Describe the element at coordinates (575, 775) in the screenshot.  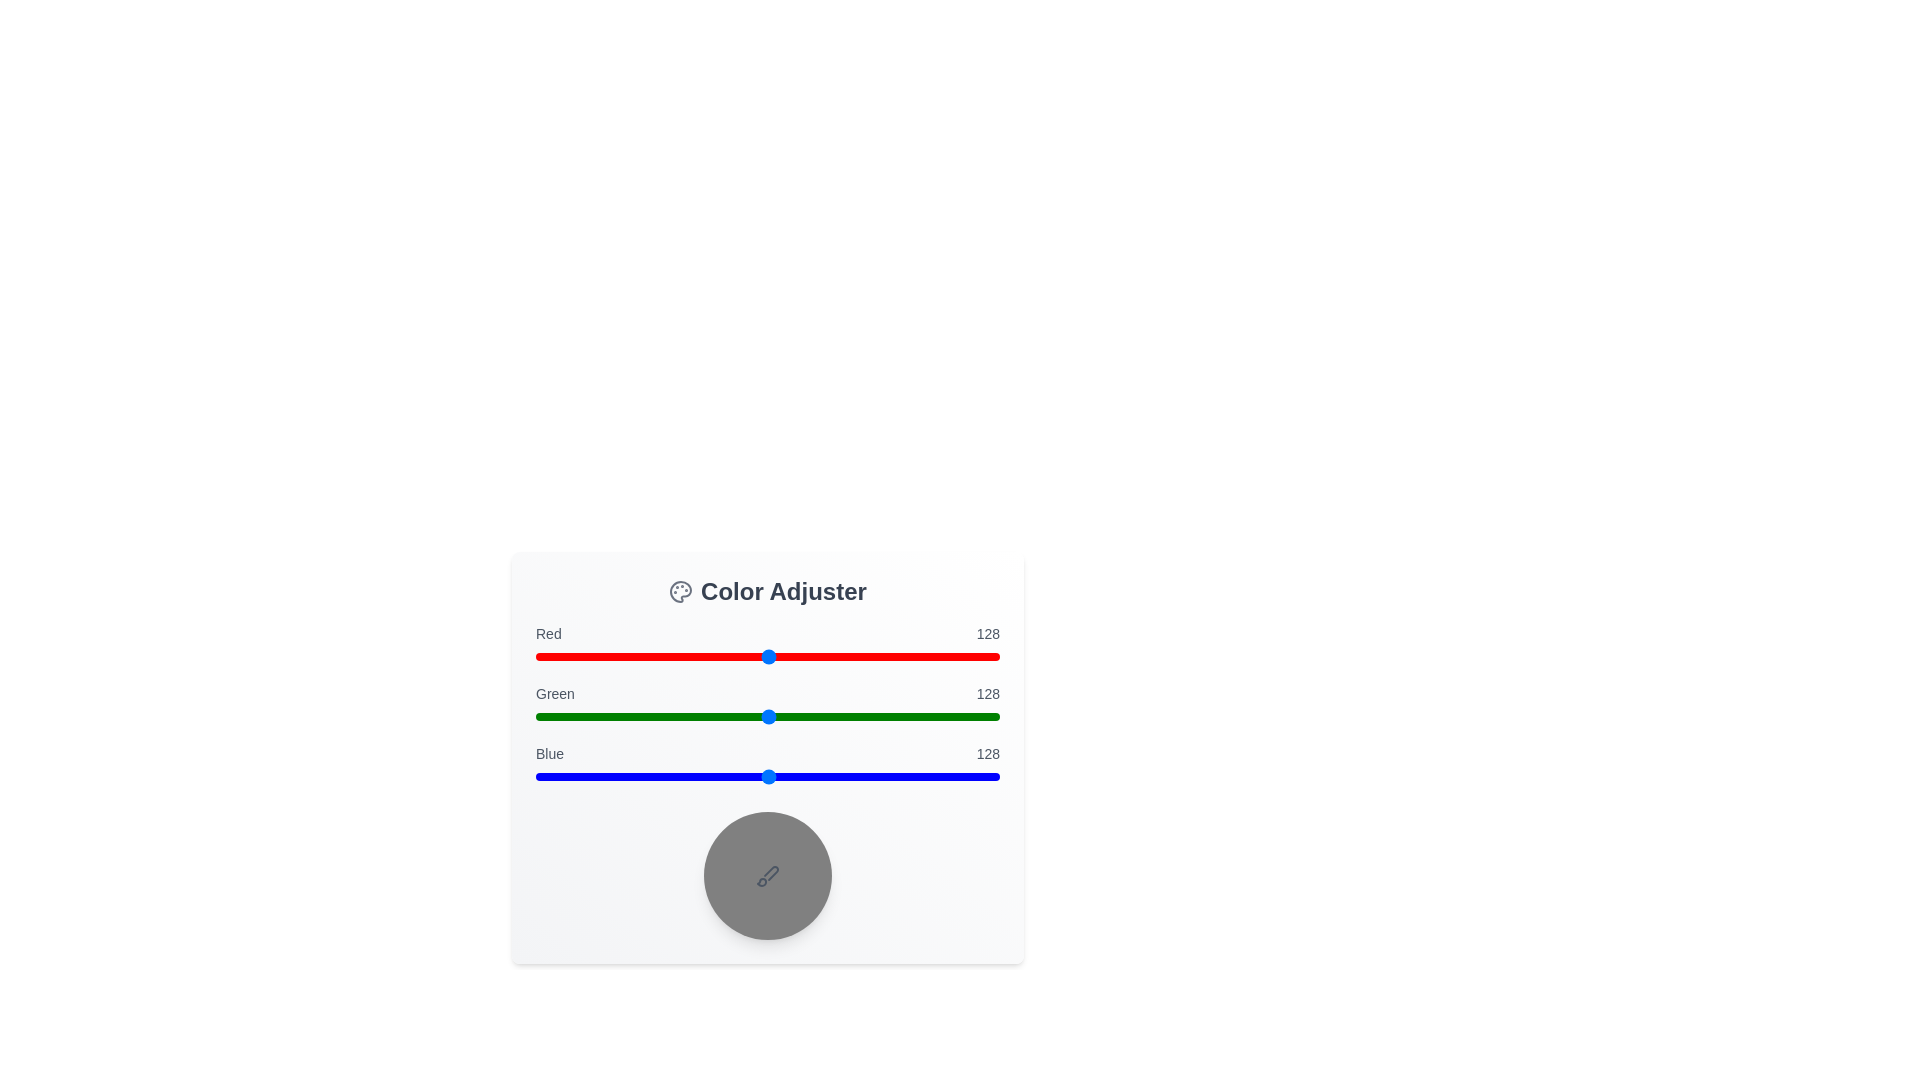
I see `the blue slider to set its value to 22` at that location.